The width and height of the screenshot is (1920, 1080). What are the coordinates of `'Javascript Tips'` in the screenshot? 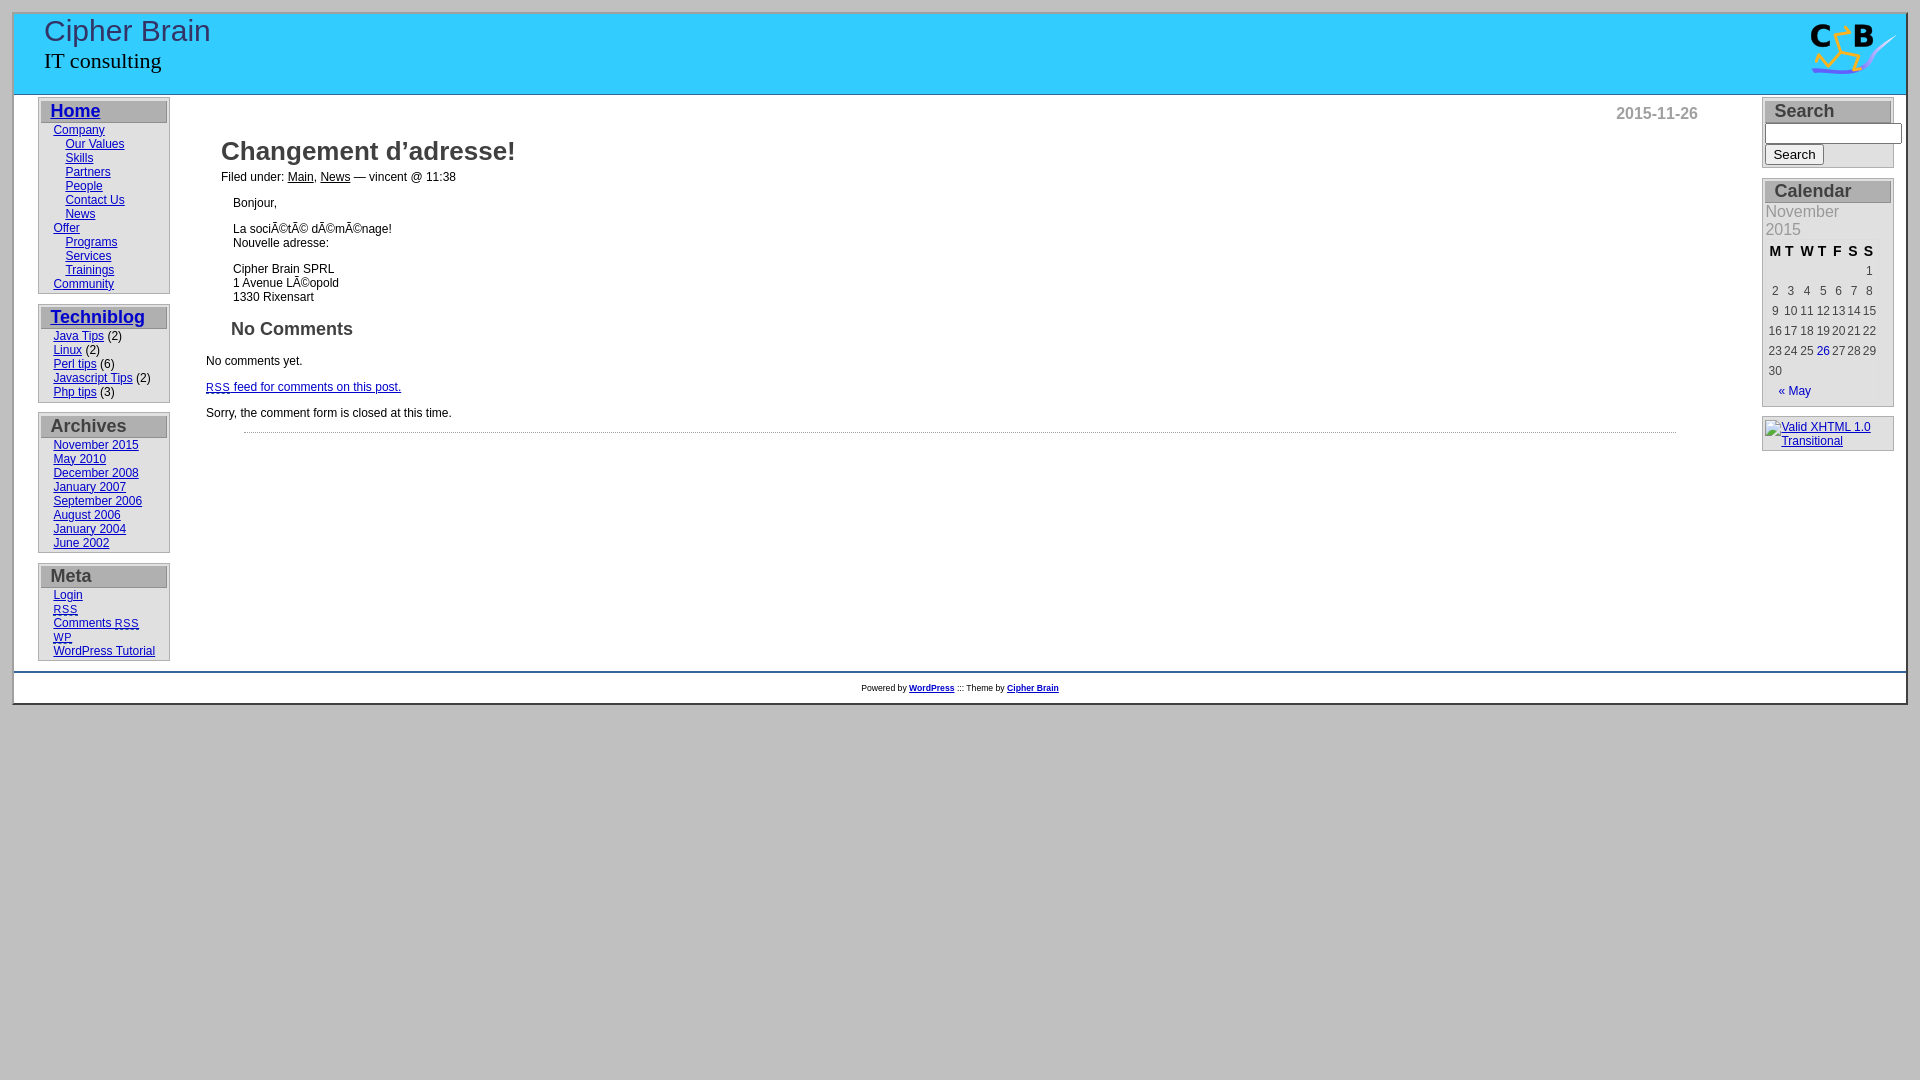 It's located at (91, 378).